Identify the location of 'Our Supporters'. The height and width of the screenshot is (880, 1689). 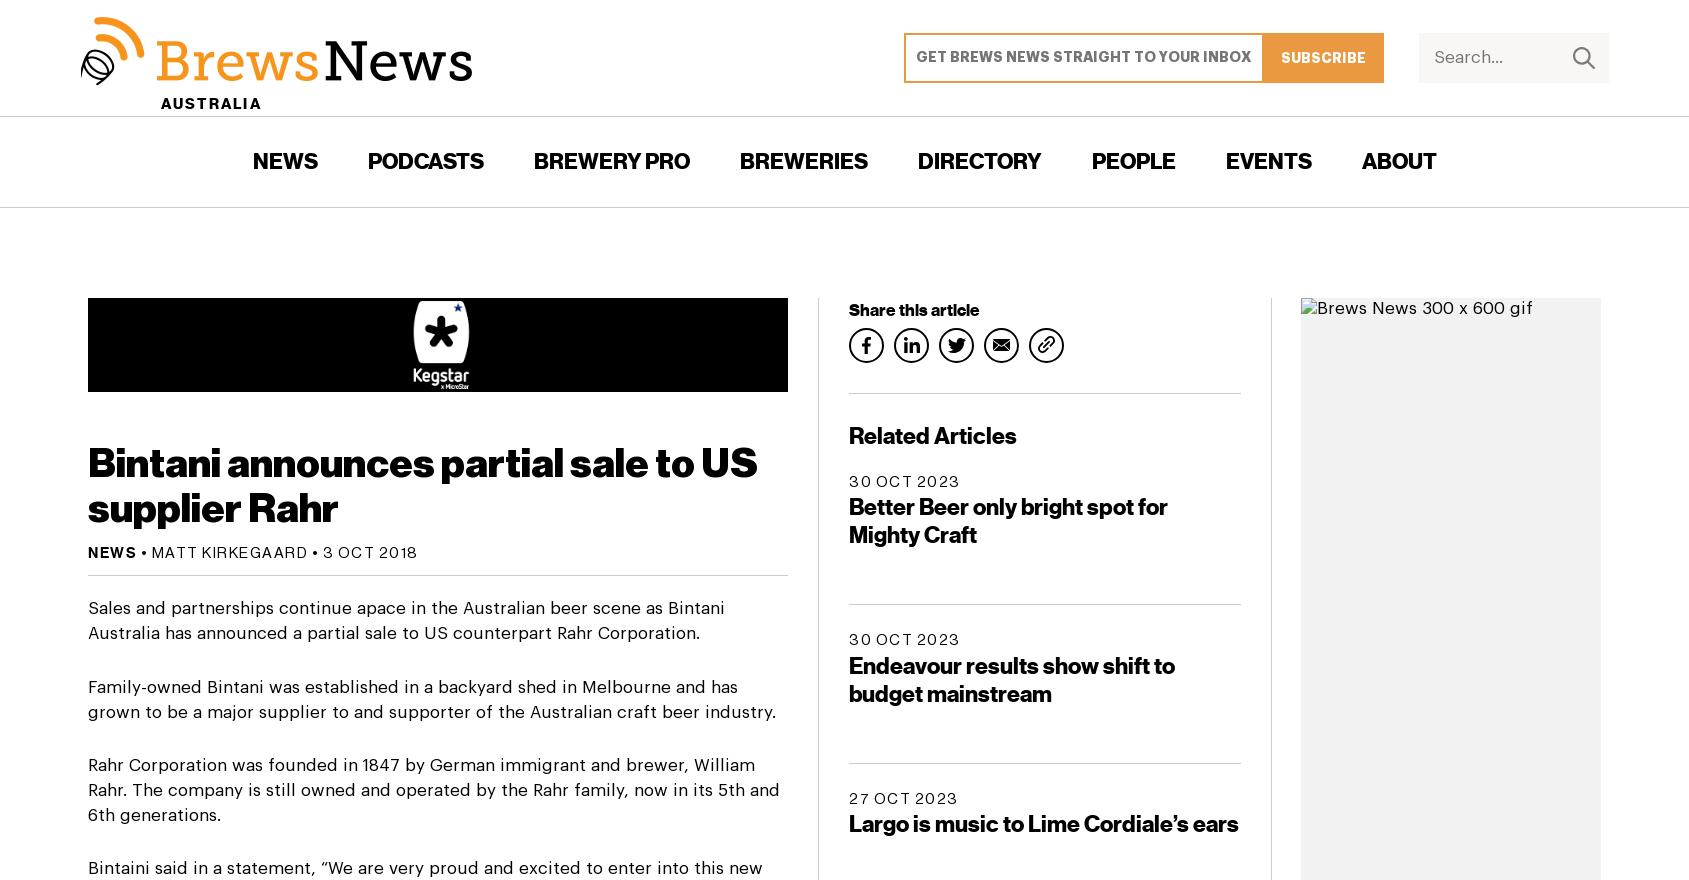
(1359, 378).